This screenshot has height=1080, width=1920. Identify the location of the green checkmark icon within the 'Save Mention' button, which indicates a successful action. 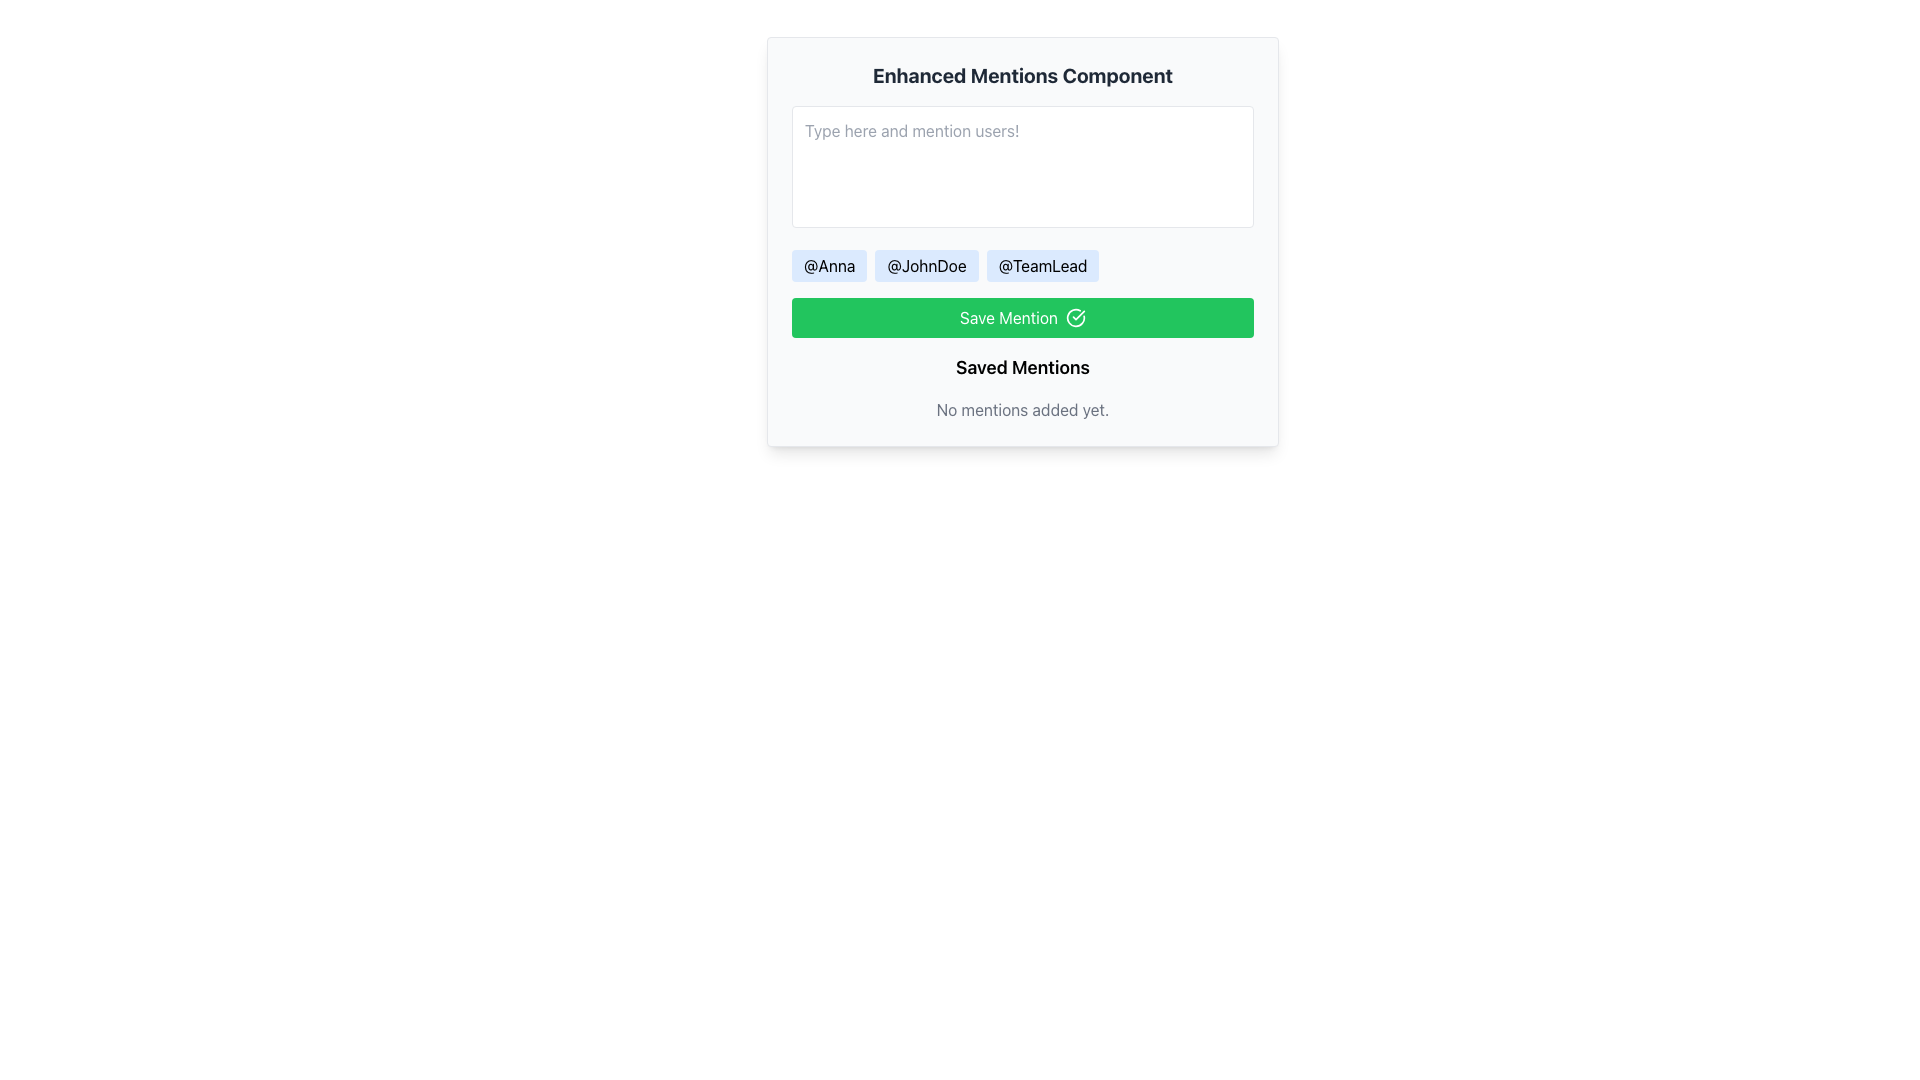
(1074, 316).